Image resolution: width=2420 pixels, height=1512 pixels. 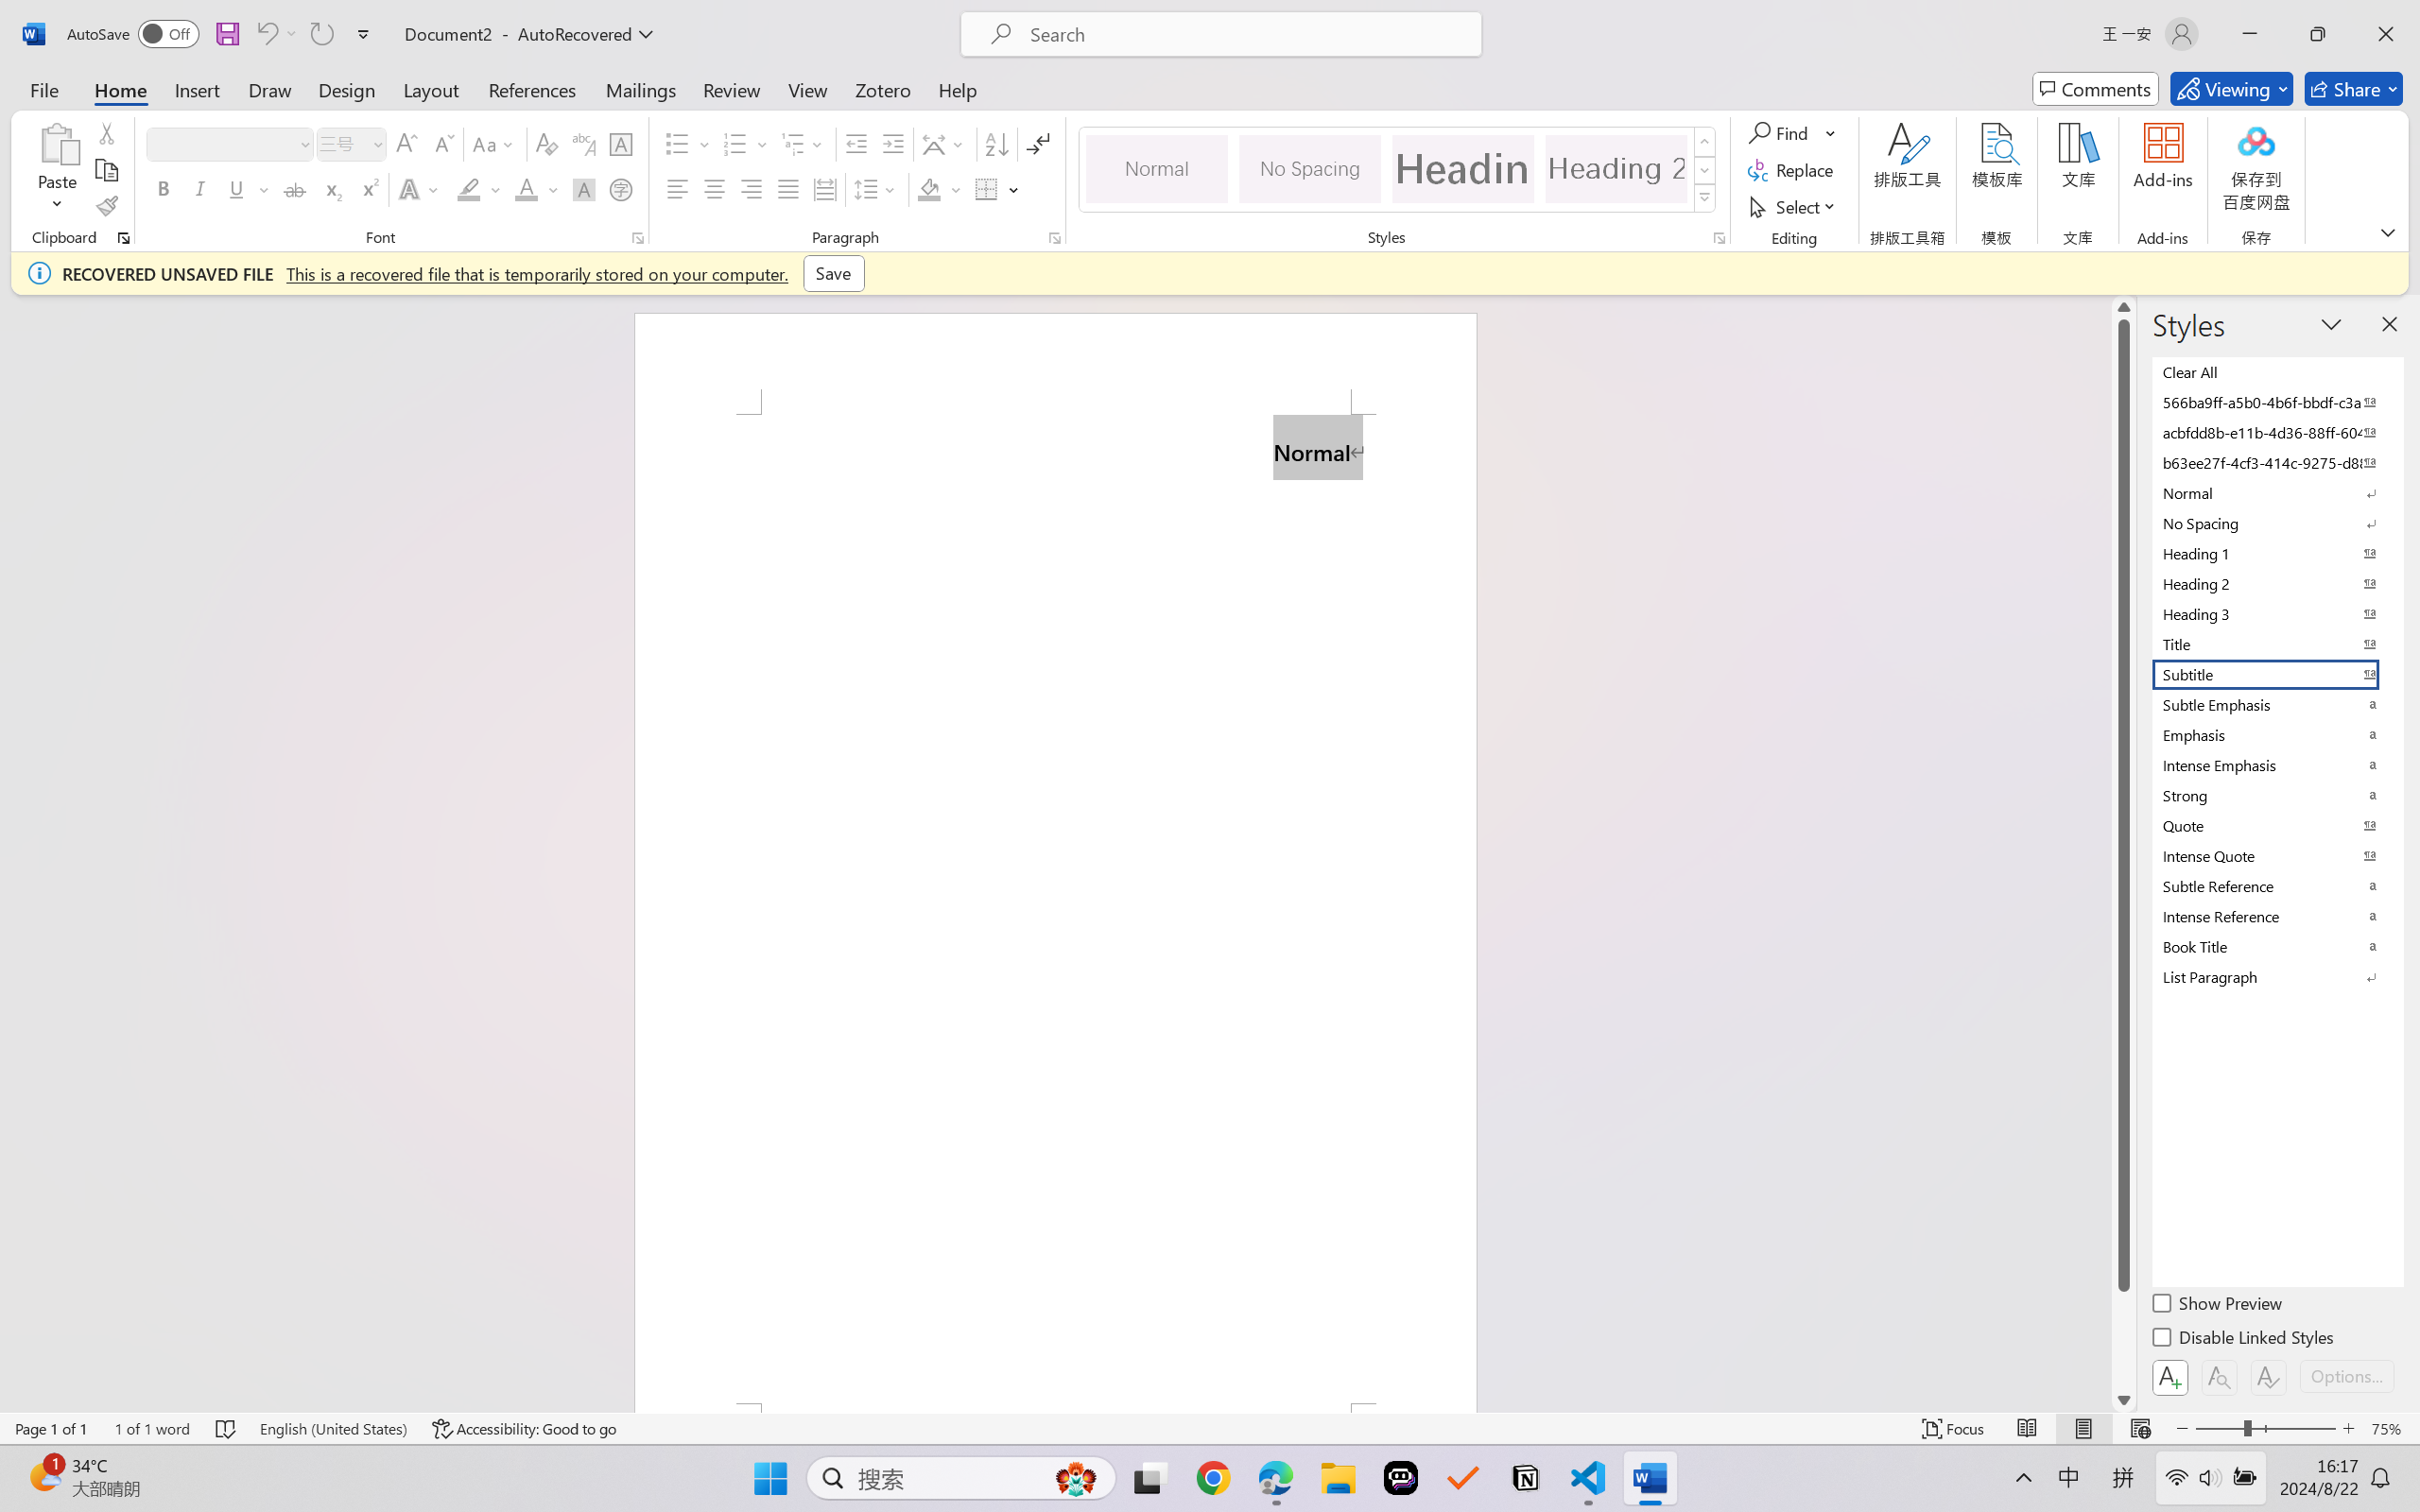 What do you see at coordinates (956, 88) in the screenshot?
I see `'Help'` at bounding box center [956, 88].